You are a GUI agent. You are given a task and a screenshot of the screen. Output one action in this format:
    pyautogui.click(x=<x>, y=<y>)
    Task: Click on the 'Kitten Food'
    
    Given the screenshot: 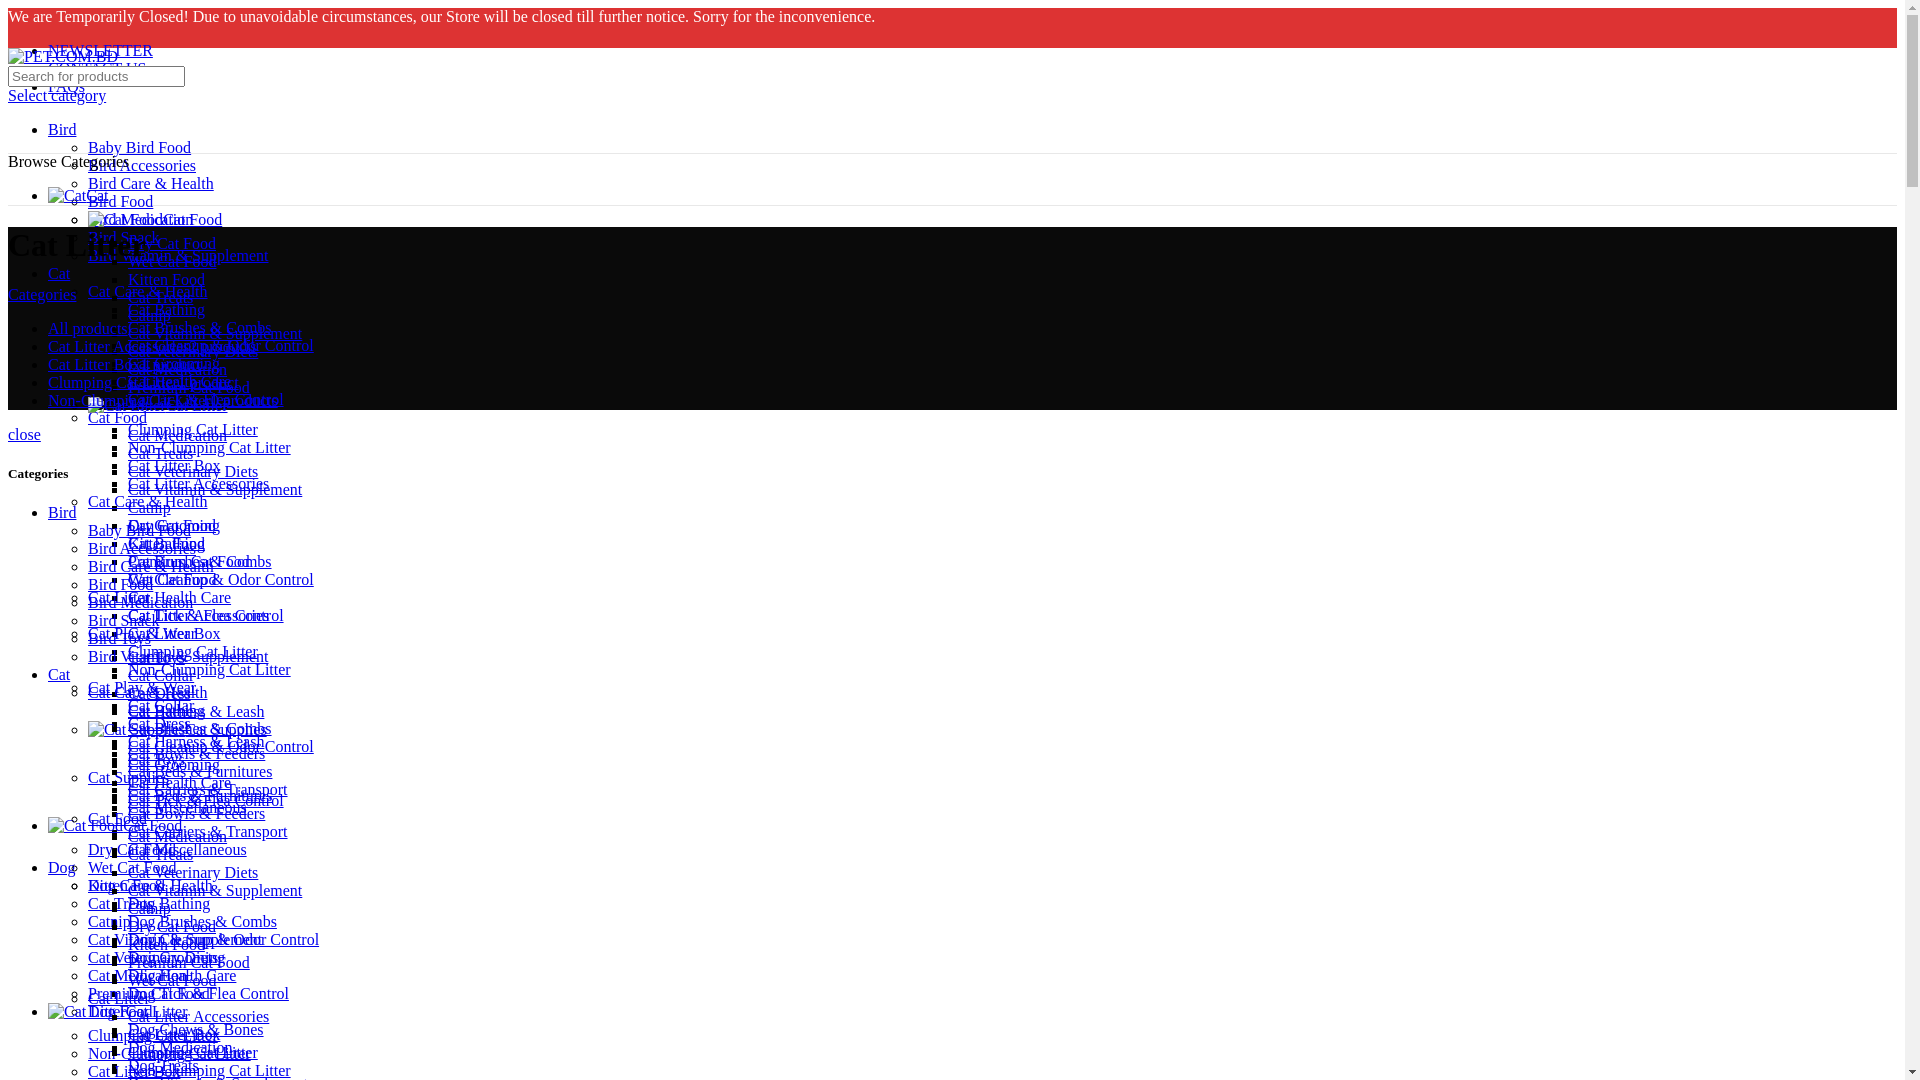 What is the action you would take?
    pyautogui.click(x=166, y=279)
    